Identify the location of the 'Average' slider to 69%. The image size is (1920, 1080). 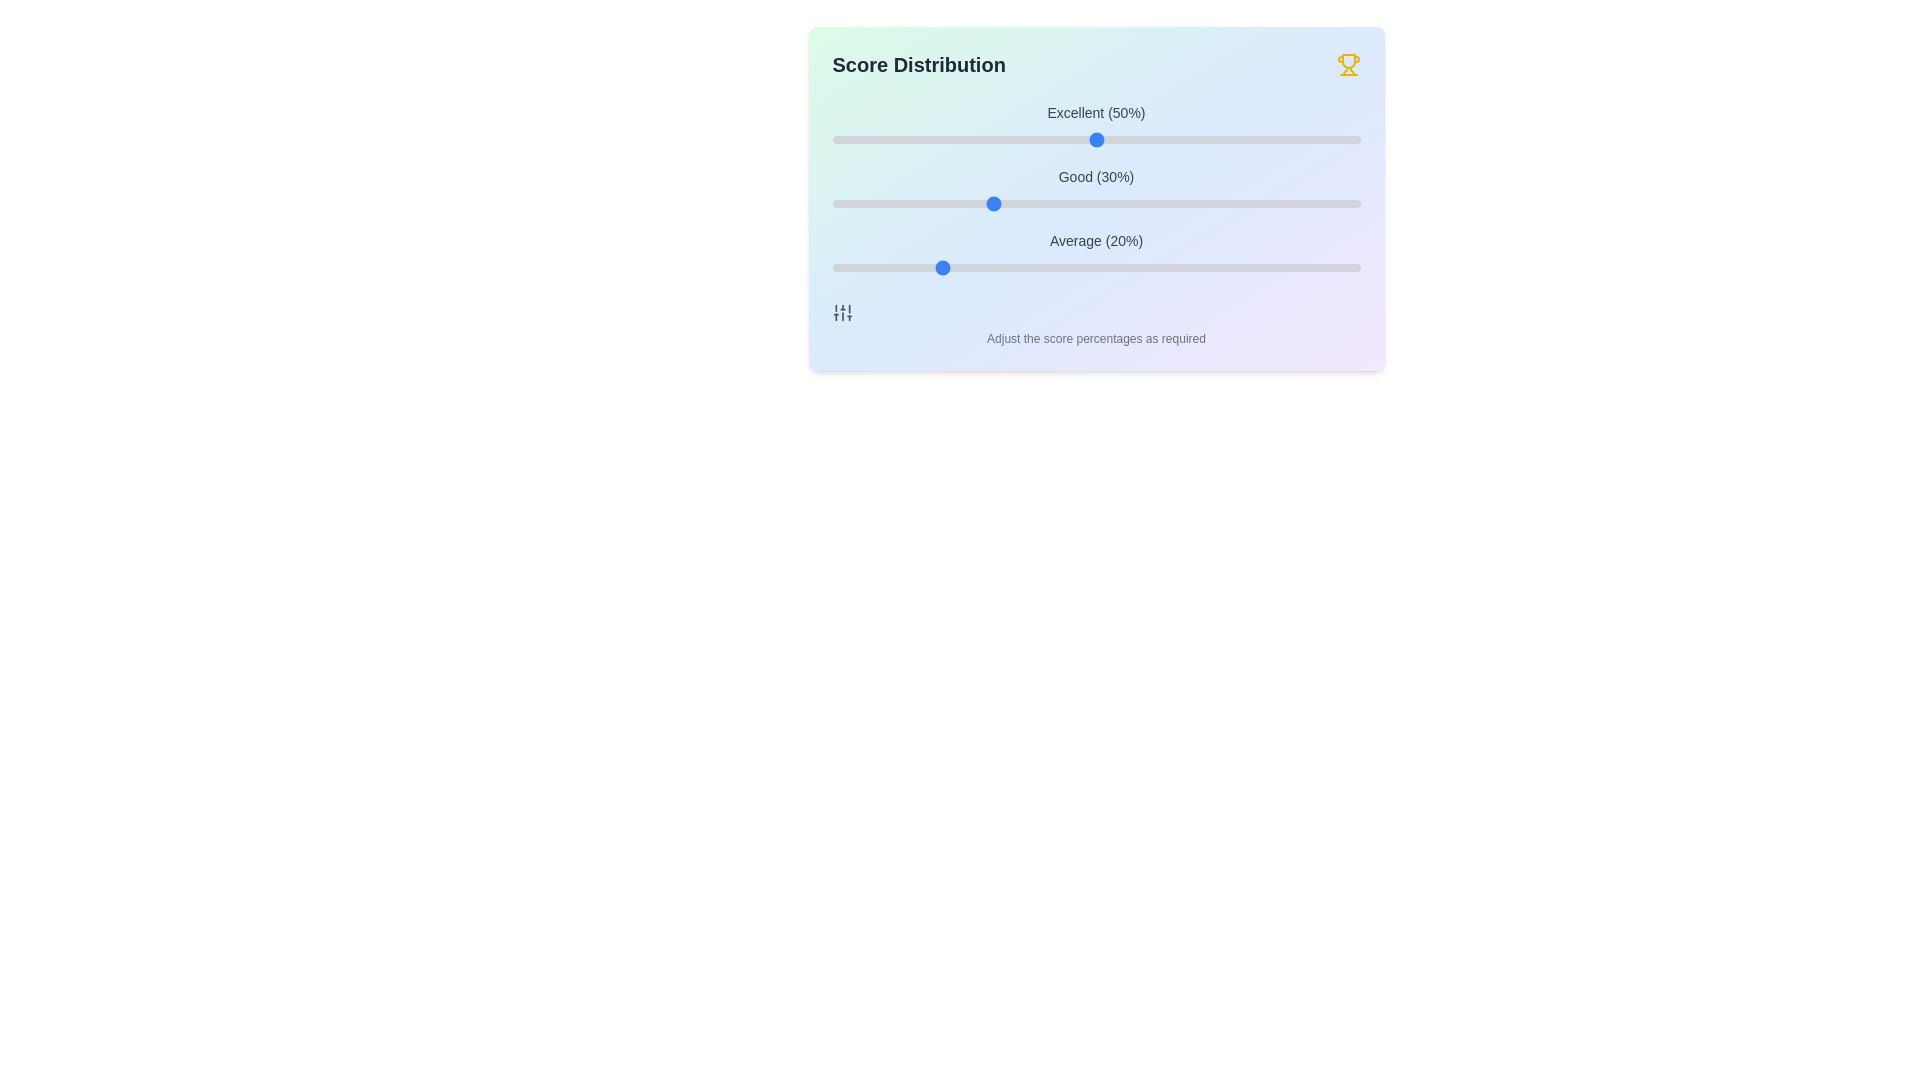
(1196, 266).